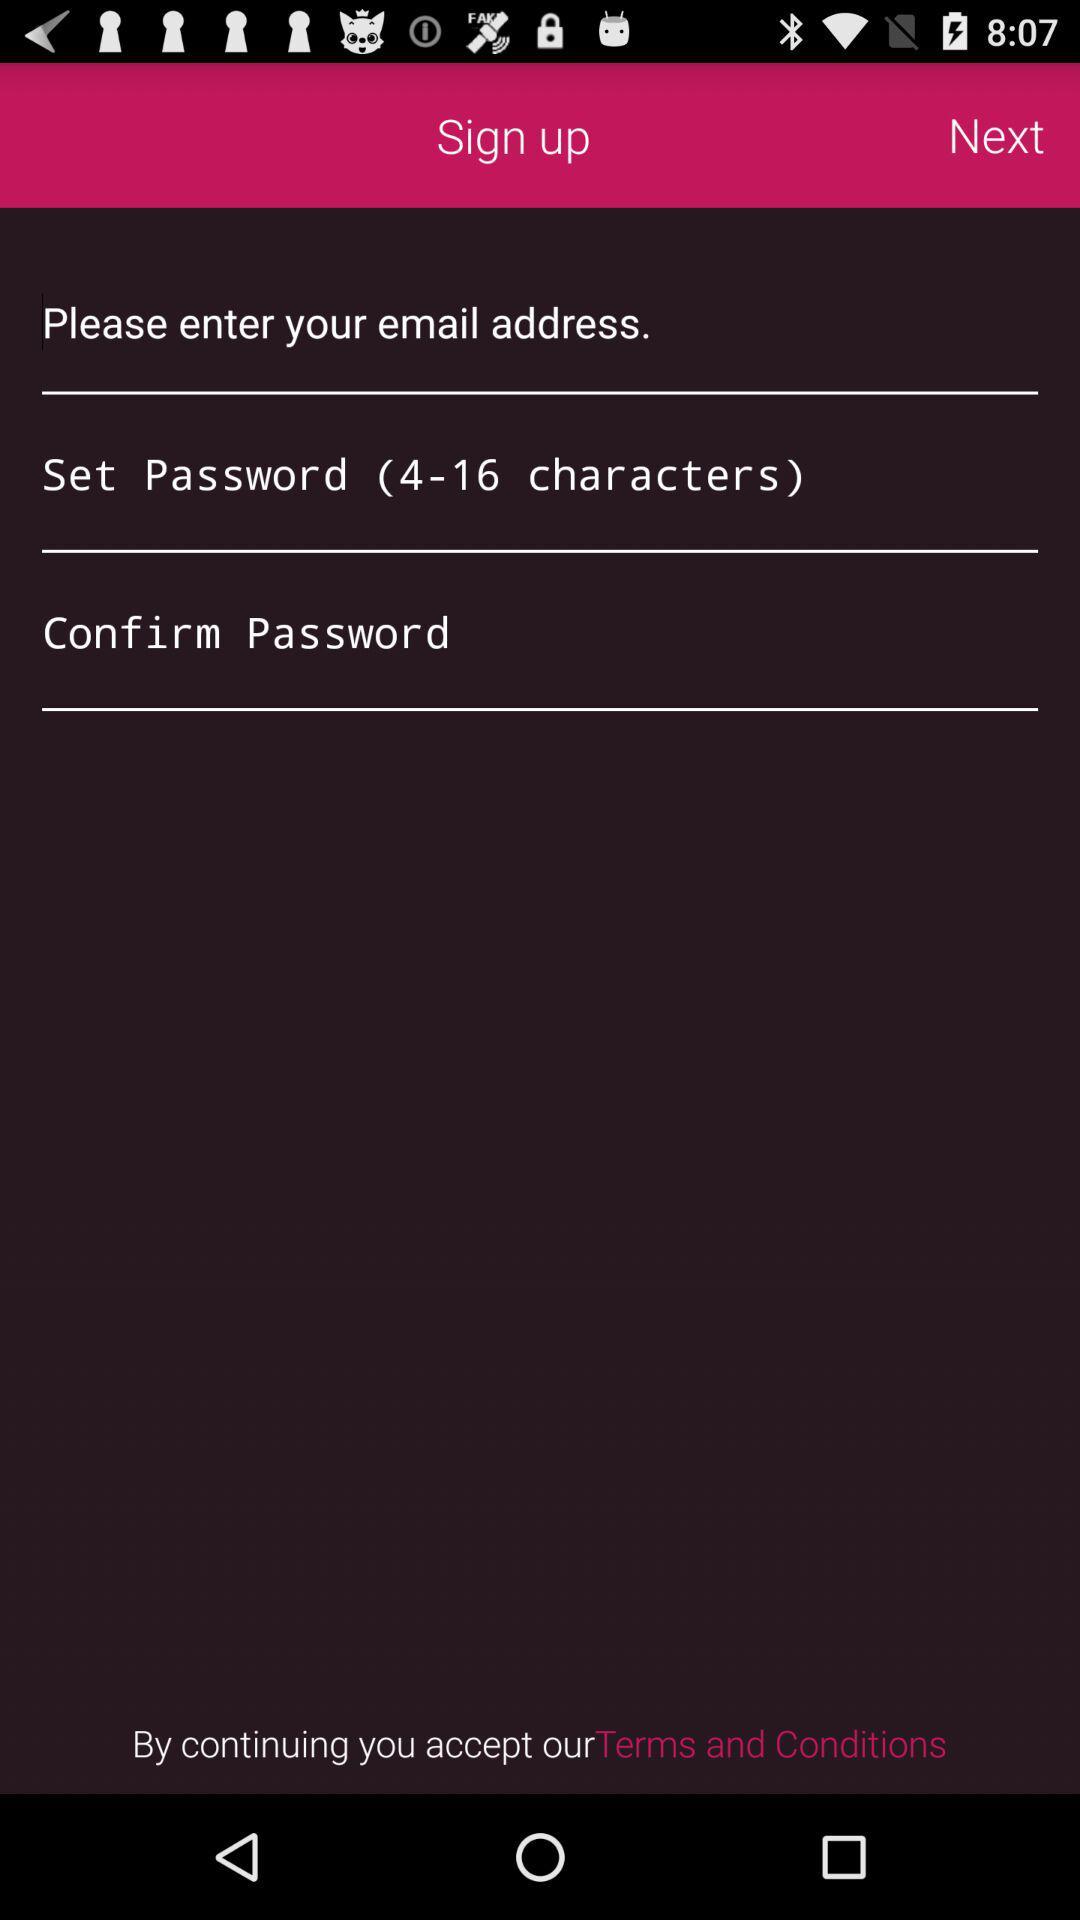 The height and width of the screenshot is (1920, 1080). Describe the element at coordinates (540, 321) in the screenshot. I see `email` at that location.